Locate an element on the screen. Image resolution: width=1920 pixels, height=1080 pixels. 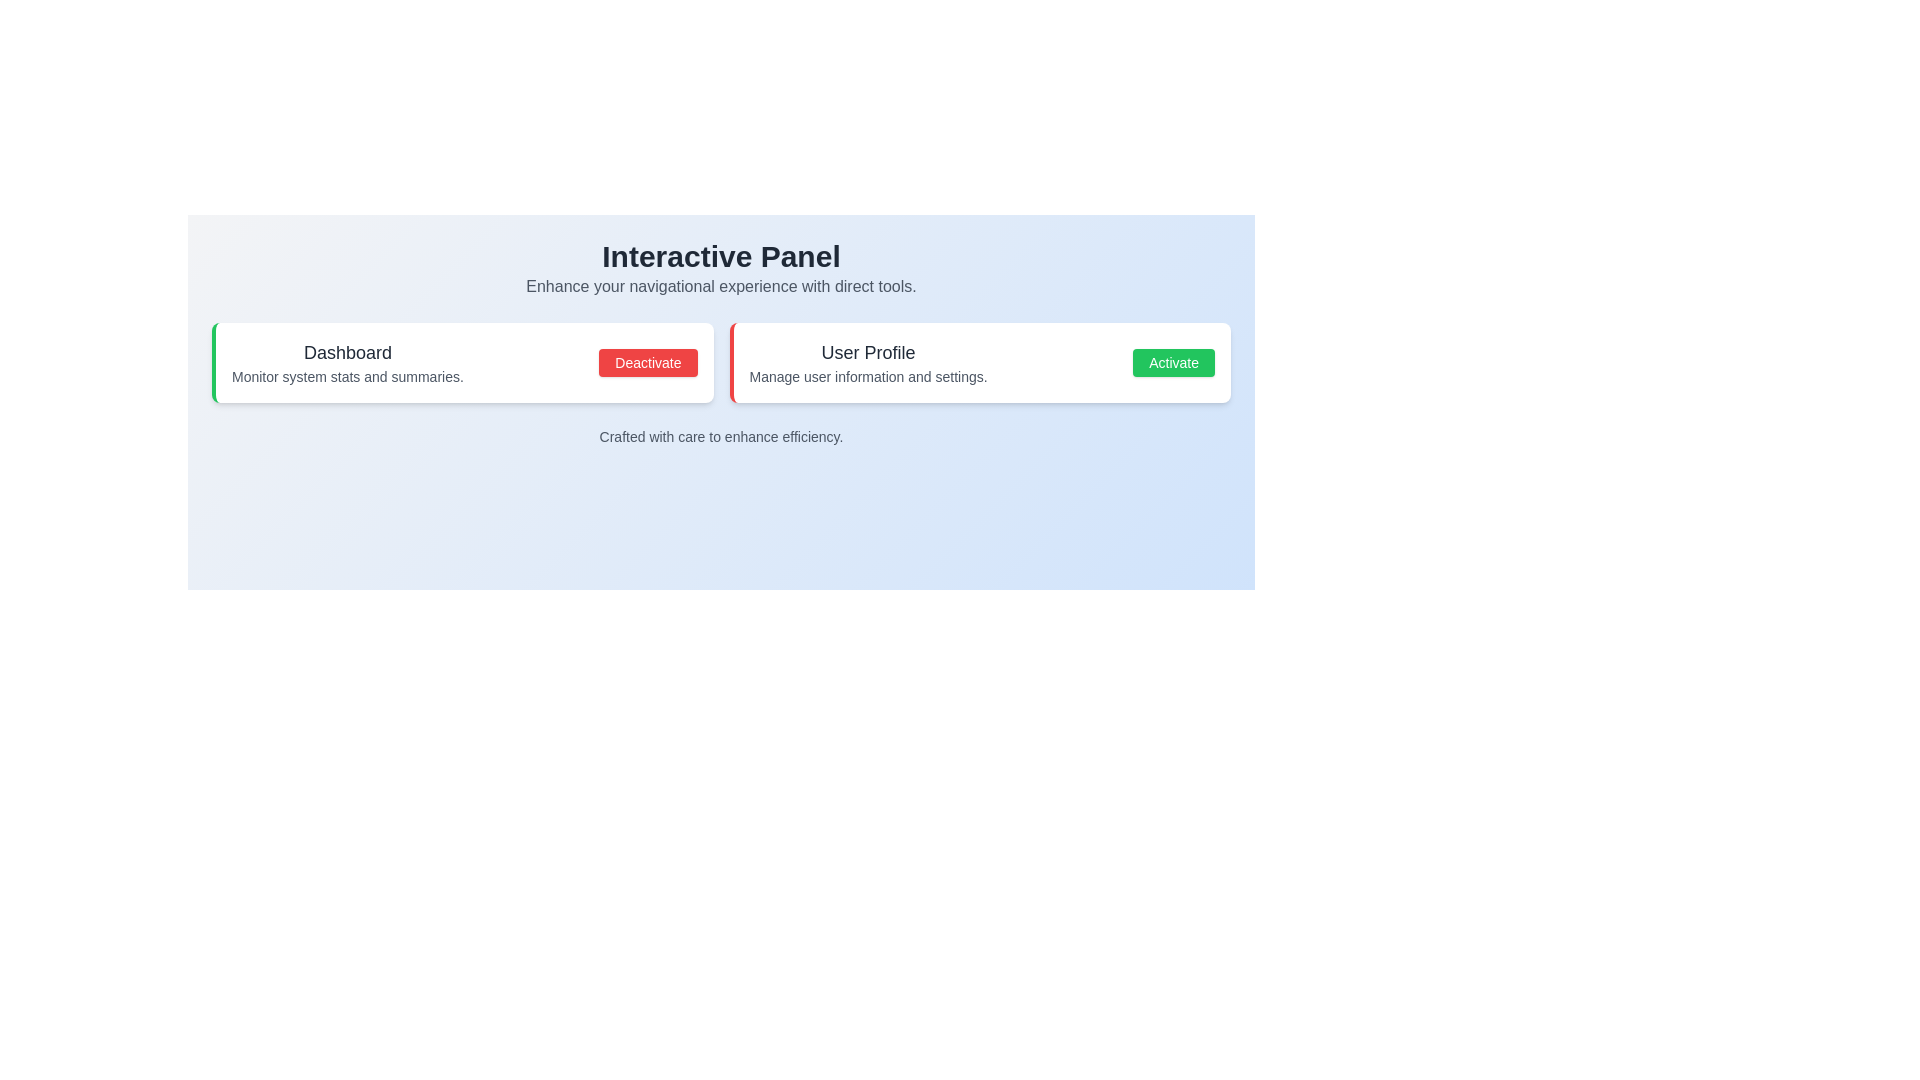
the static text element that serves as a subtitle for the 'Interactive Panel', positioned centrally below the title is located at coordinates (720, 286).